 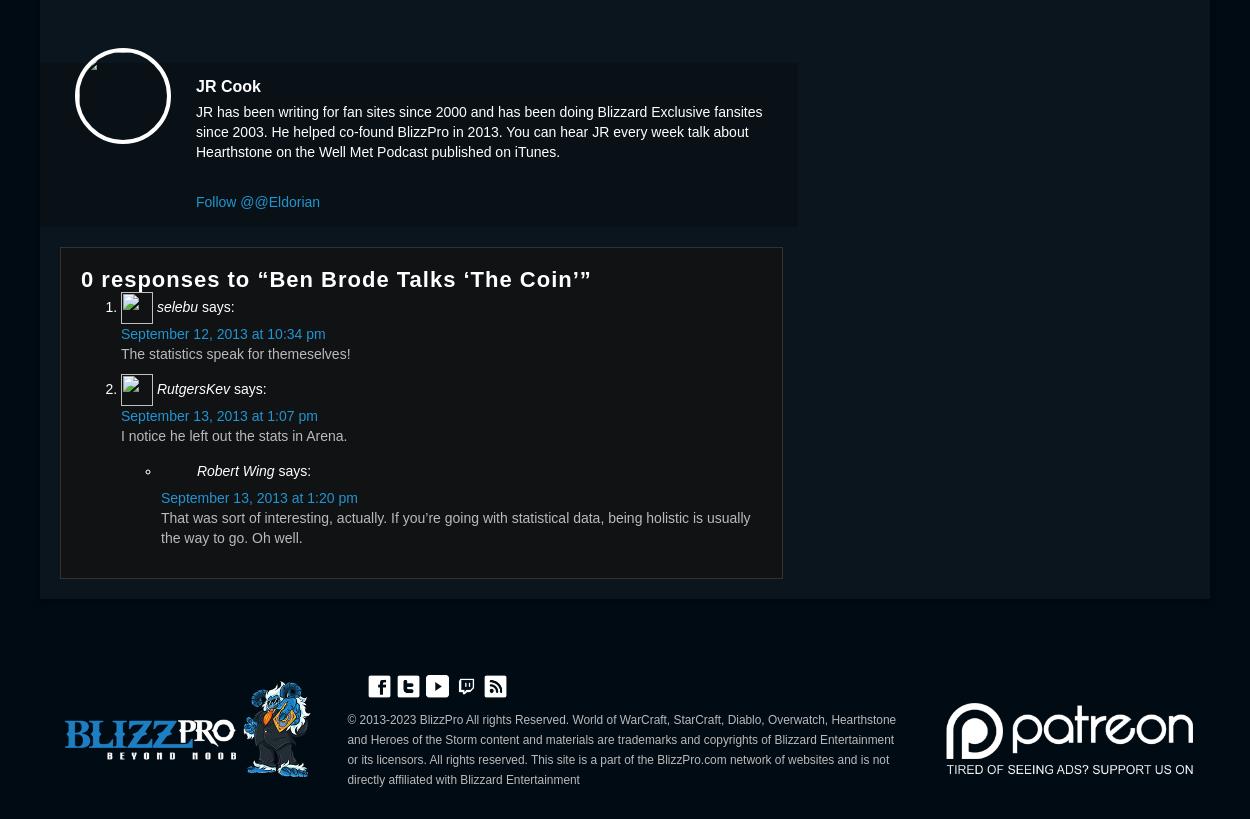 What do you see at coordinates (346, 747) in the screenshot?
I see `'© 2013-2023 BlizzPro All rights Reserved. World of WarCraft, StarCraft, Diablo, Overwatch, Hearthstone and Heroes of the Storm content and materials are trademarks and copyrights of Blizzard Entertainment or its licensors. All rights reserved. This site is a part of the BlizzPro.com network of websites and is not directly affiliated with Blizzard Entertainment'` at bounding box center [346, 747].